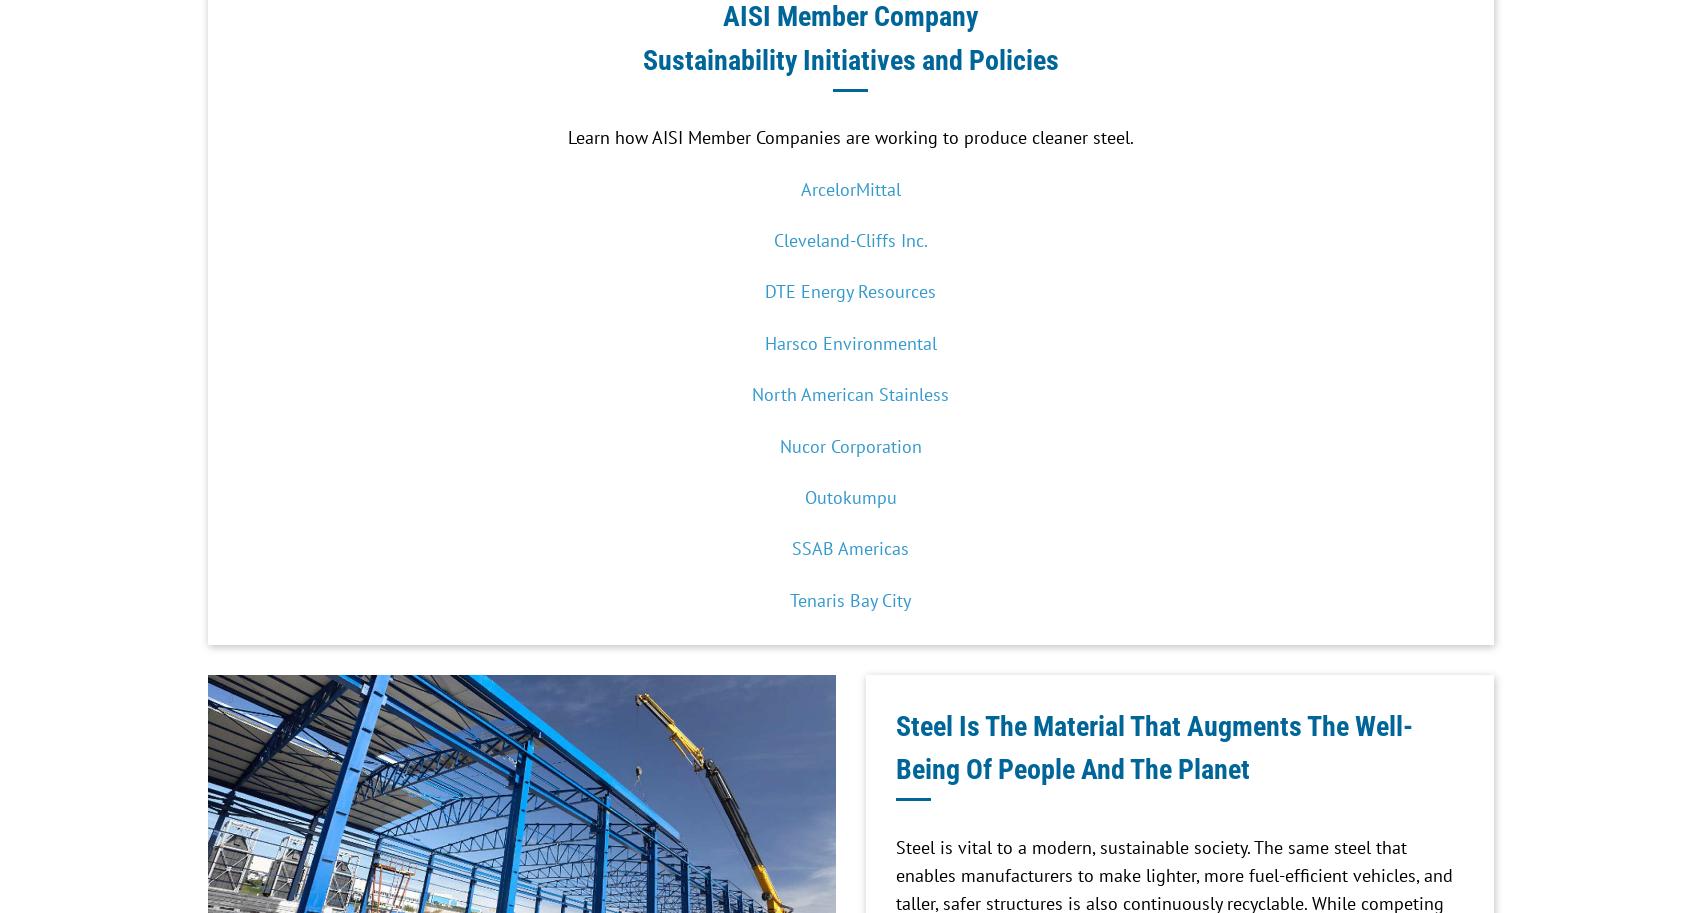 The image size is (1701, 913). Describe the element at coordinates (849, 239) in the screenshot. I see `'Cleveland-Cliffs Inc.'` at that location.